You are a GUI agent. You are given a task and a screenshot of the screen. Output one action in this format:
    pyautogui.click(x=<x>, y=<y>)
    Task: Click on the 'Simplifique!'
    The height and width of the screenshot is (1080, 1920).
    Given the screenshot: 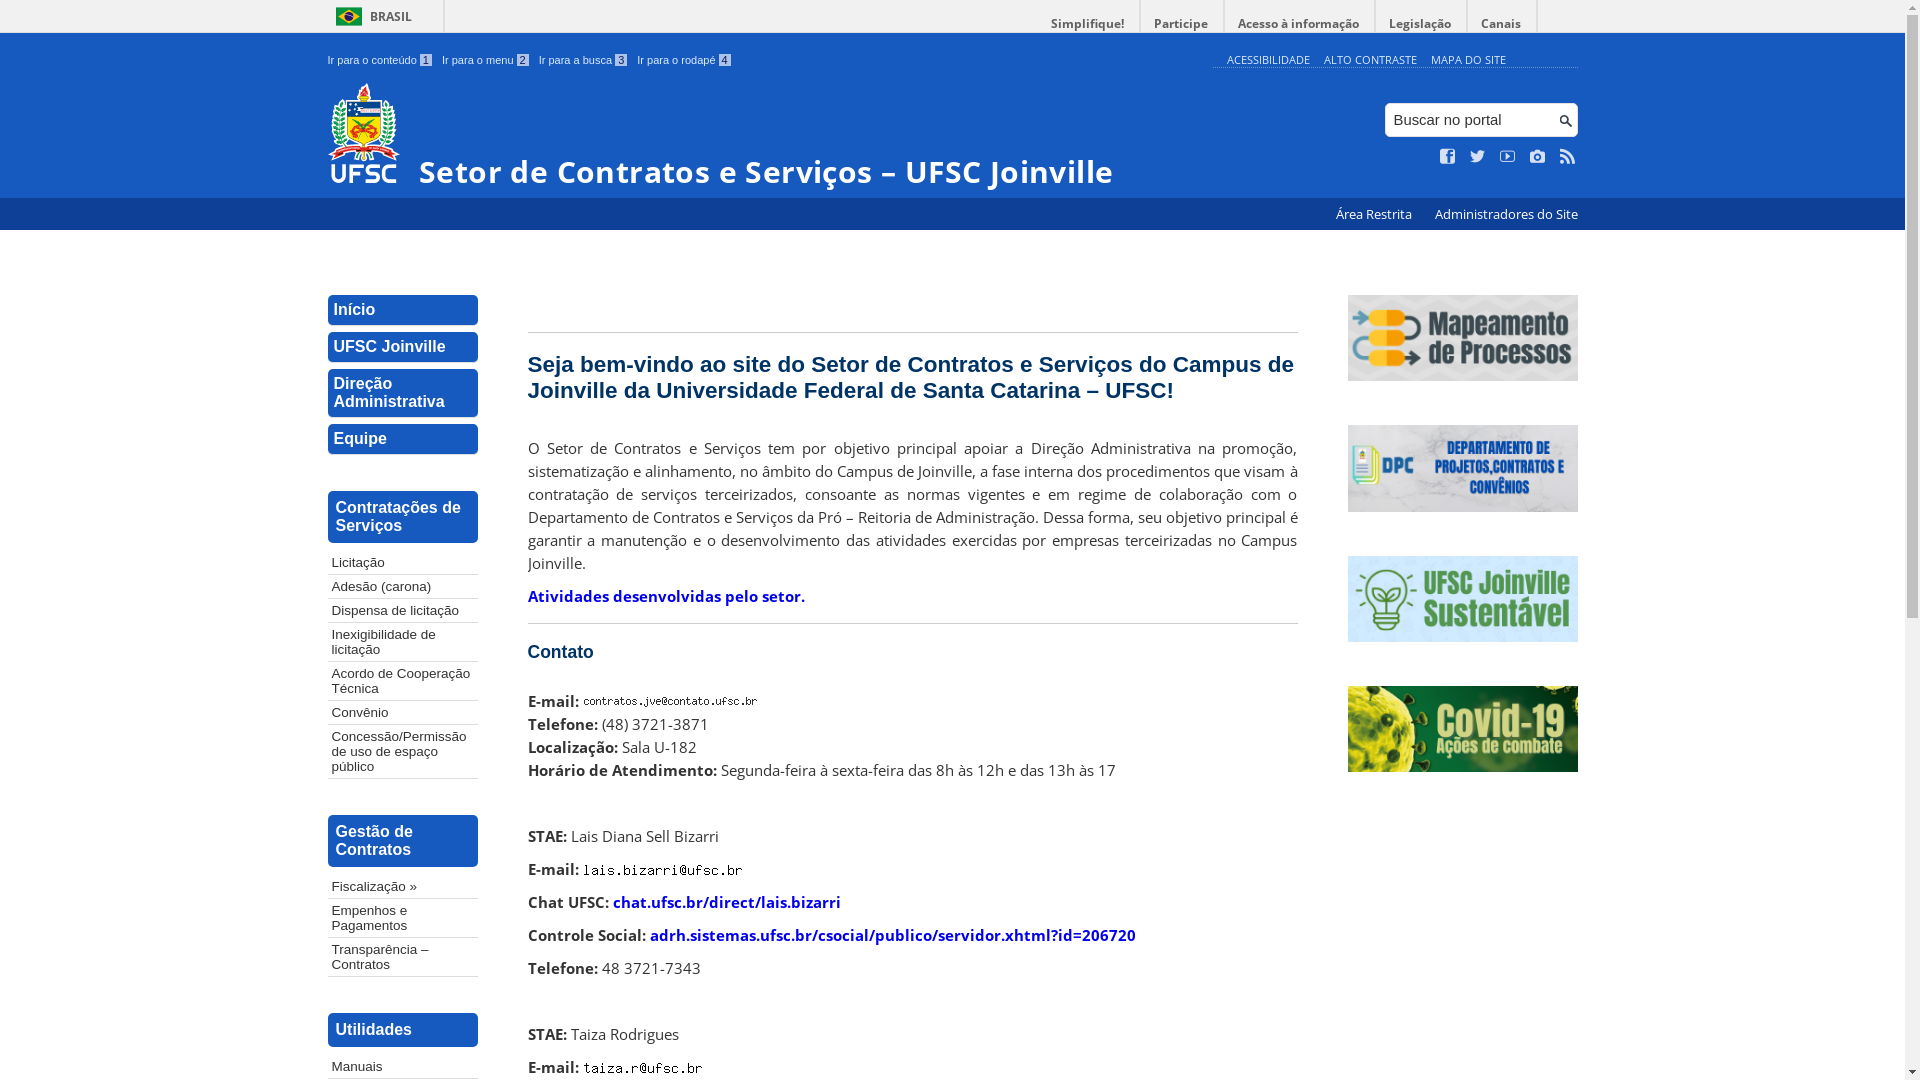 What is the action you would take?
    pyautogui.click(x=1087, y=23)
    